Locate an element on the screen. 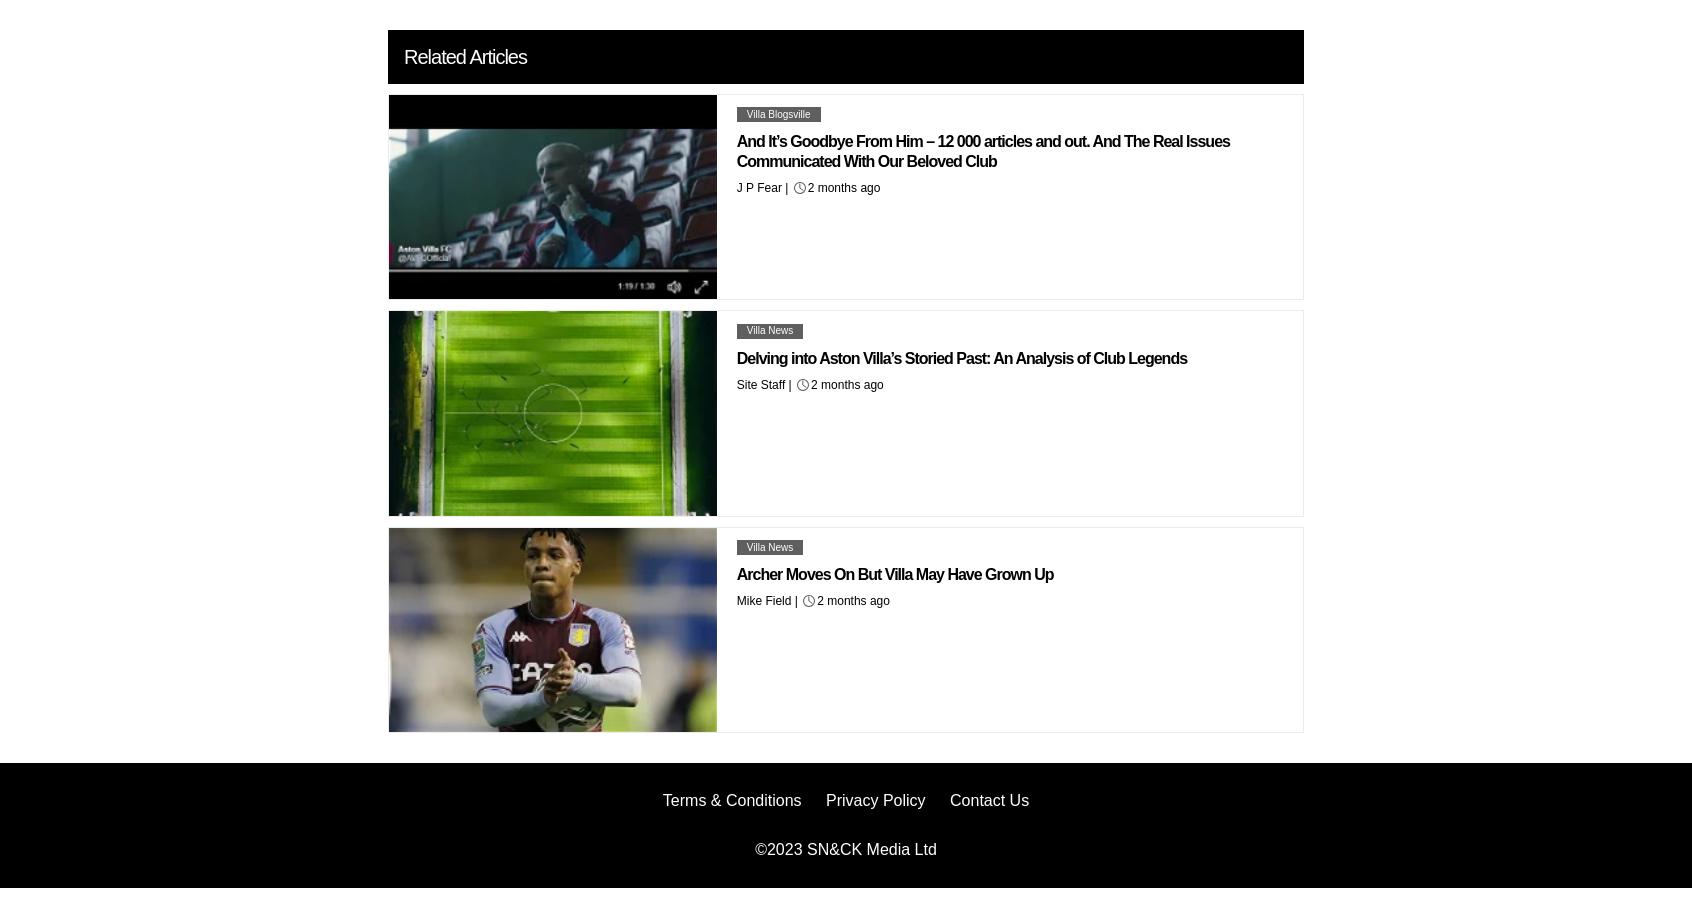 The height and width of the screenshot is (911, 1692). 'Mike Field' is located at coordinates (762, 599).